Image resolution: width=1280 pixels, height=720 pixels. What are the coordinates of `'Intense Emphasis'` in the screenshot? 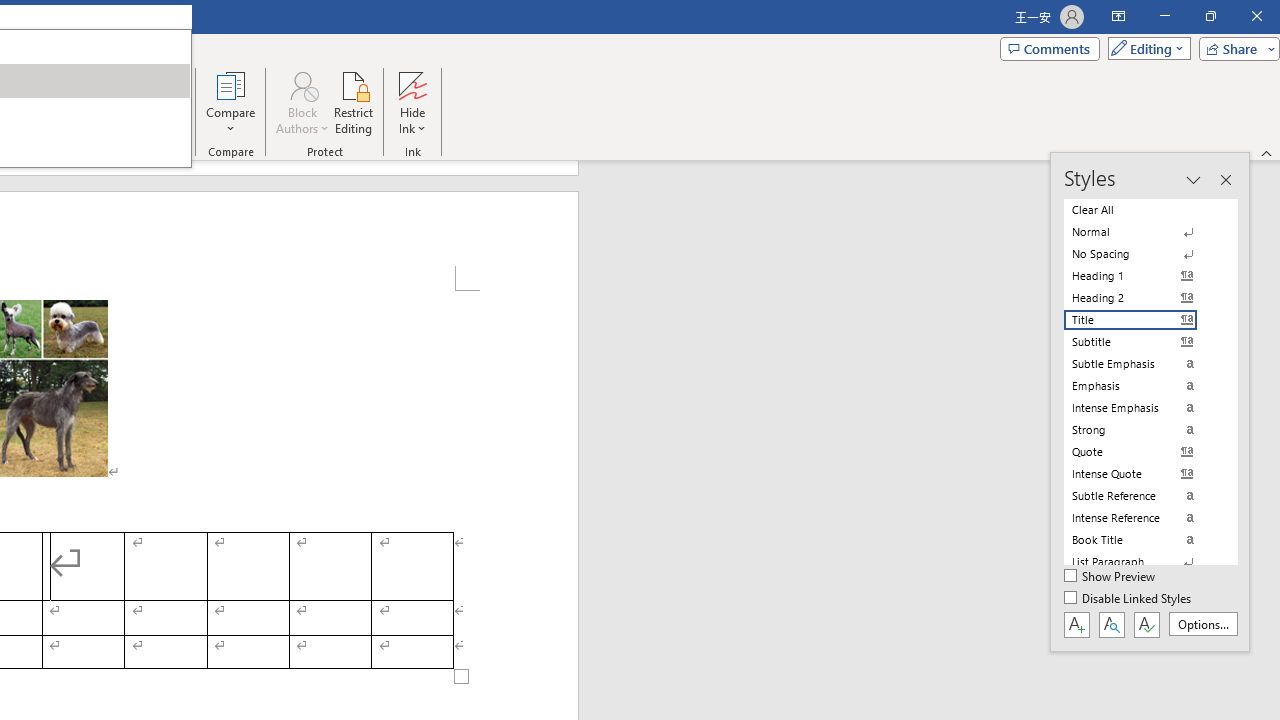 It's located at (1142, 406).